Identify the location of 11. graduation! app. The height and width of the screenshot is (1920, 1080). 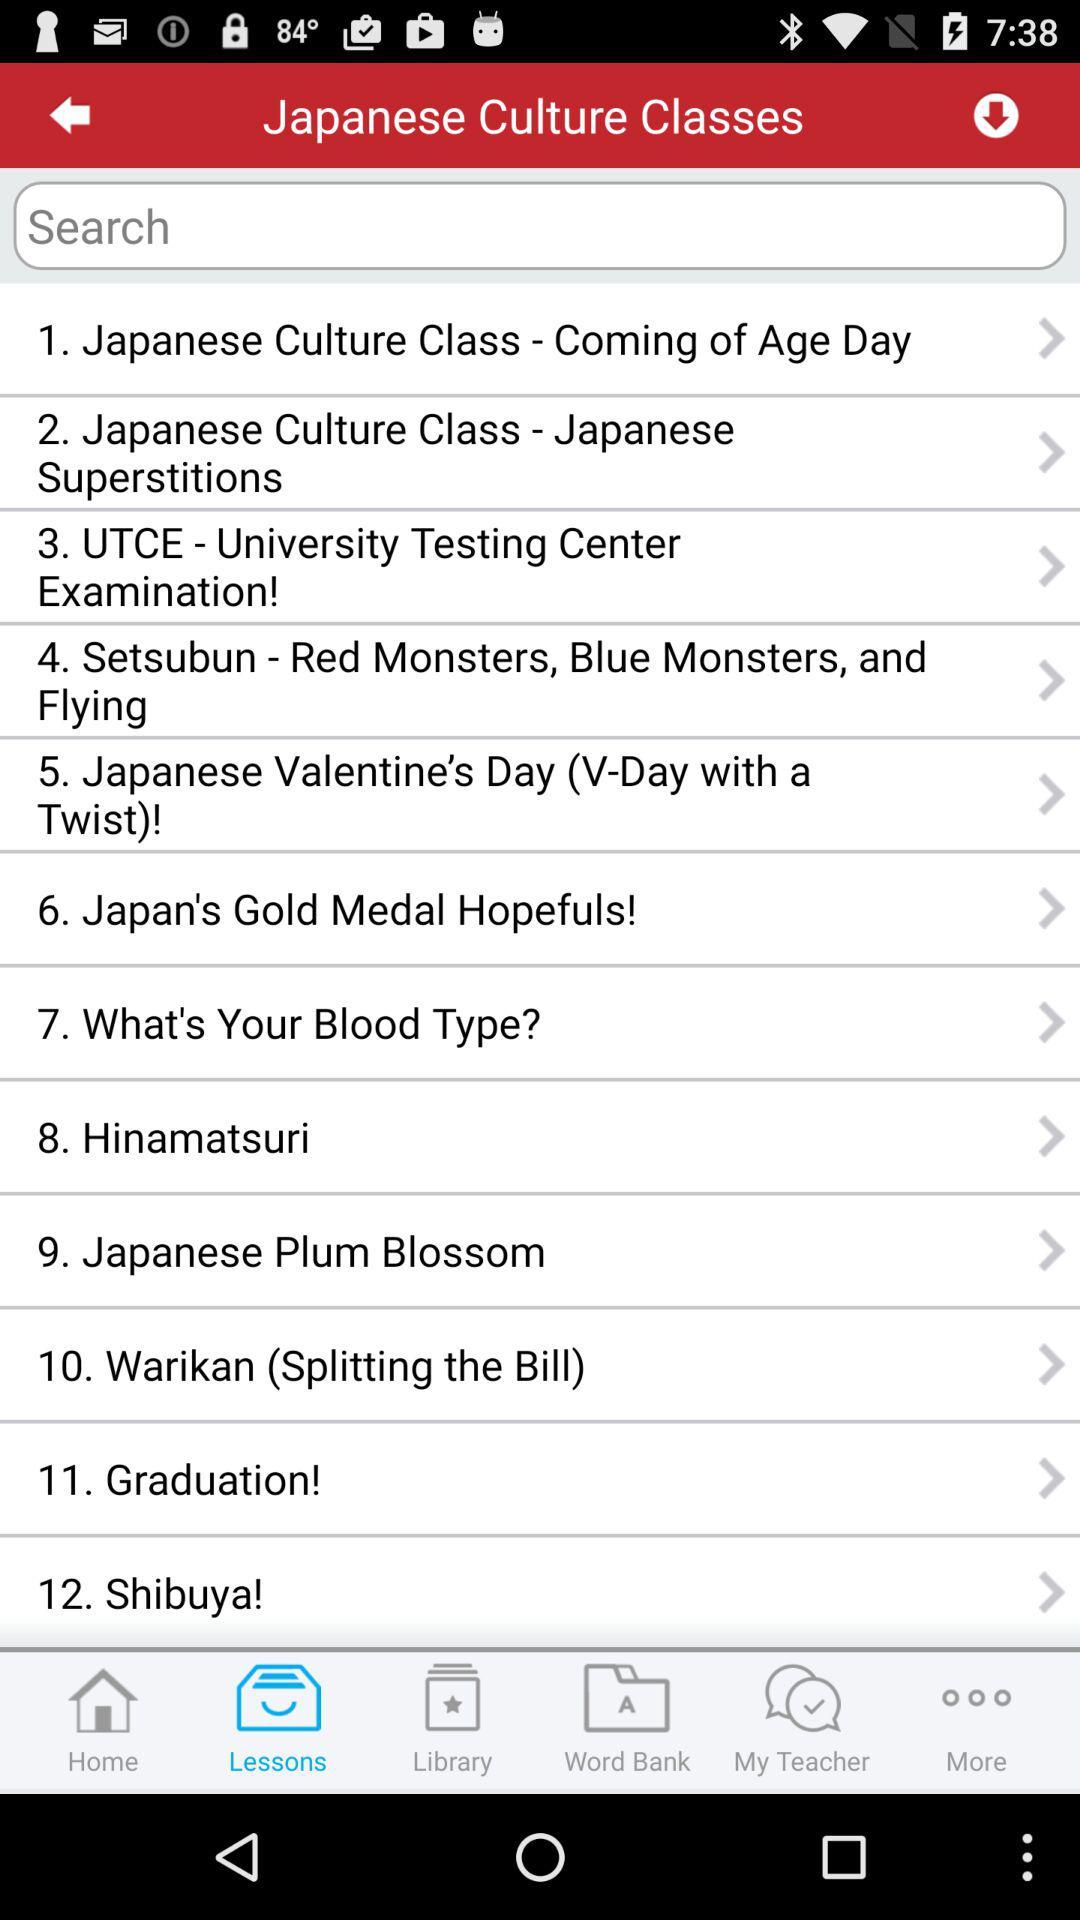
(482, 1478).